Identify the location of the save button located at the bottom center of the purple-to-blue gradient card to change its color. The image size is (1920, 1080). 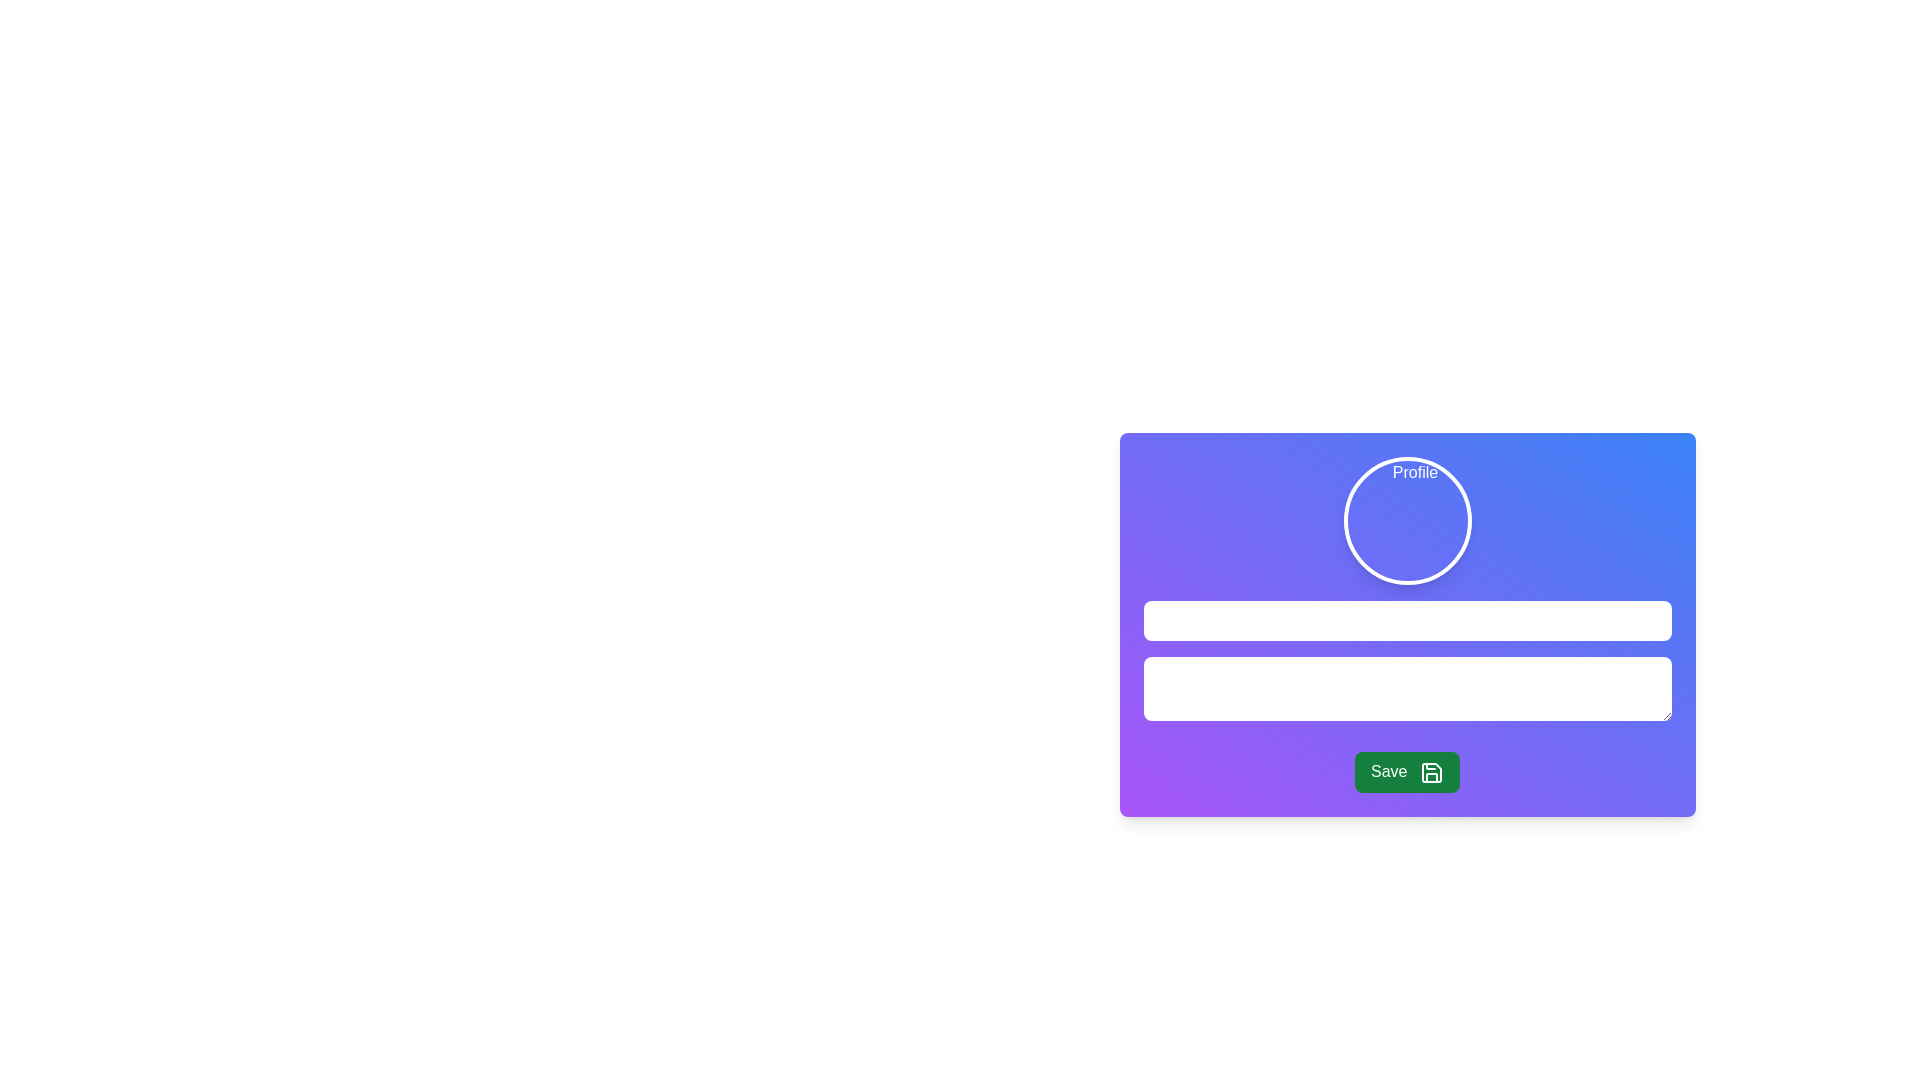
(1406, 771).